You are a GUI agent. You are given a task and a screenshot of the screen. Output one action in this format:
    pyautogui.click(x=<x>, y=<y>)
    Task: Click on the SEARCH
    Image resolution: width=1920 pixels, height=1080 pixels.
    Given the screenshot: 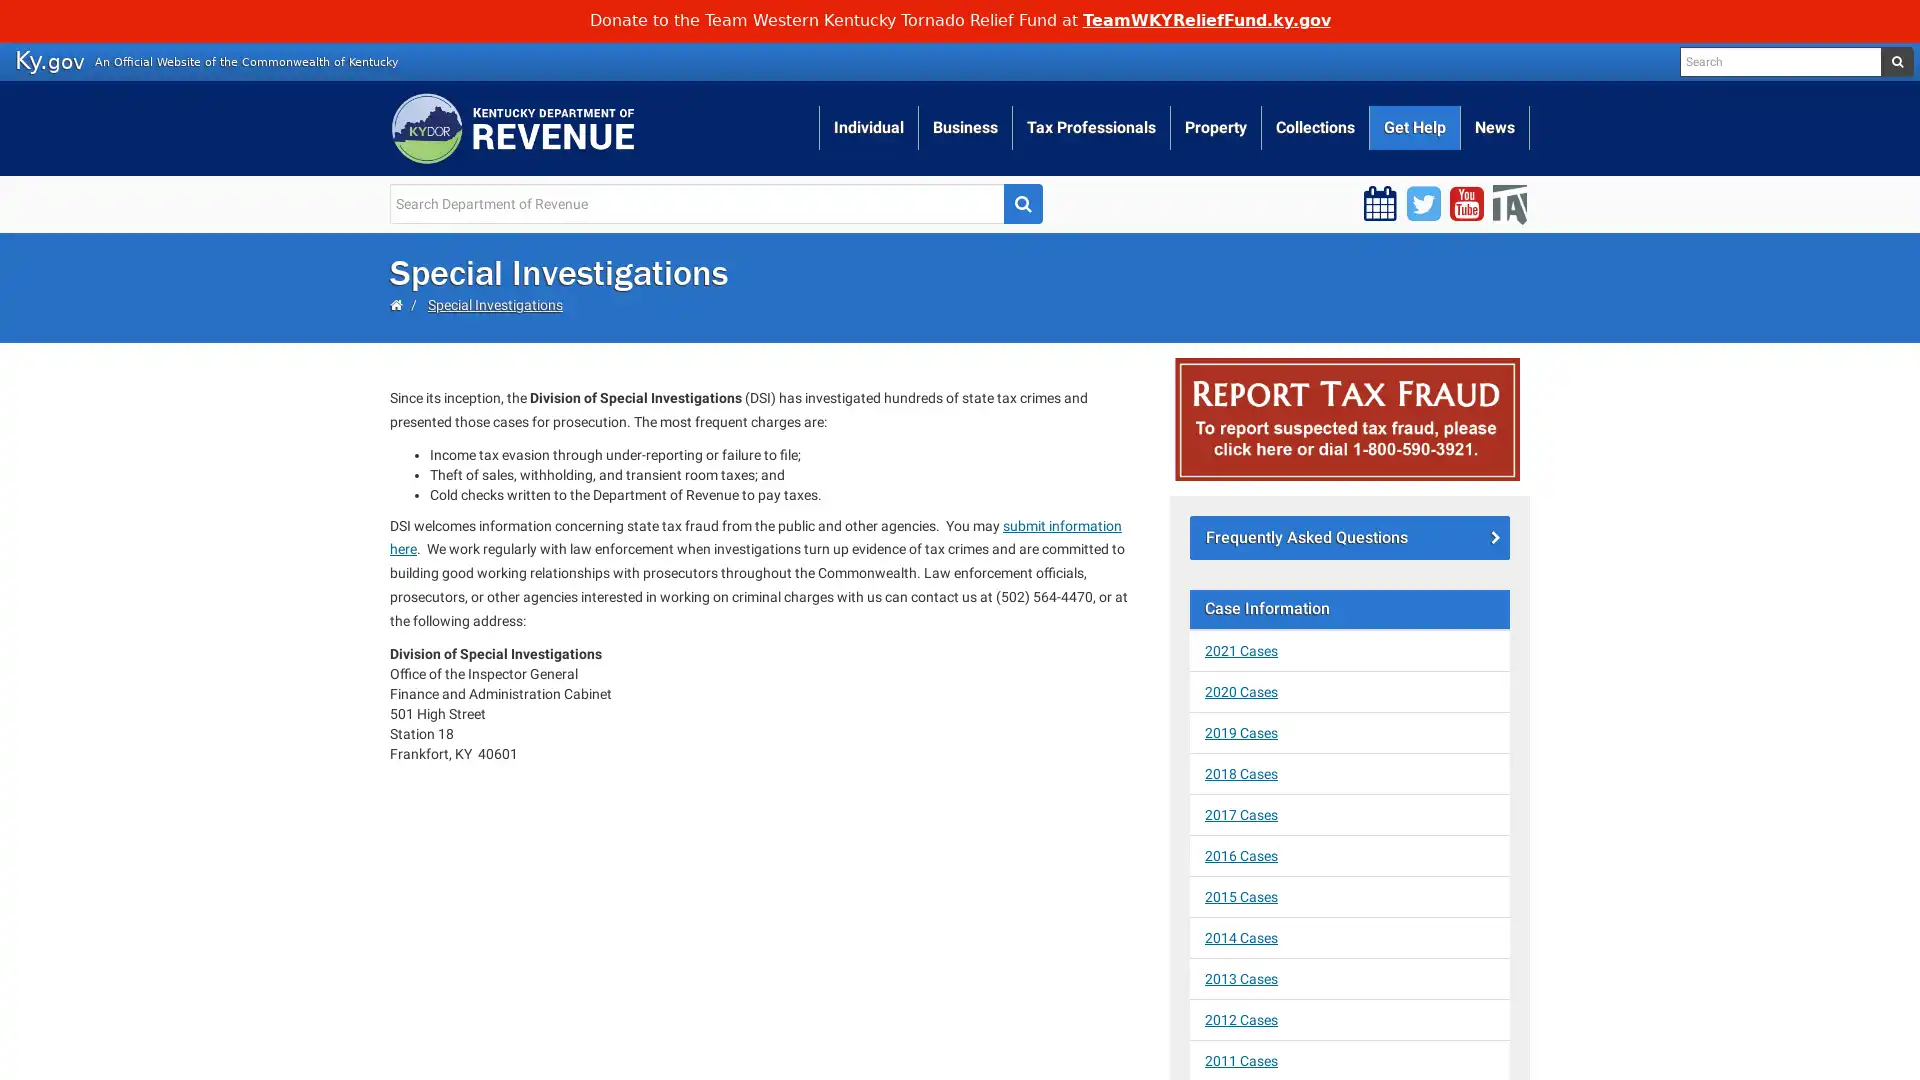 What is the action you would take?
    pyautogui.click(x=1895, y=60)
    